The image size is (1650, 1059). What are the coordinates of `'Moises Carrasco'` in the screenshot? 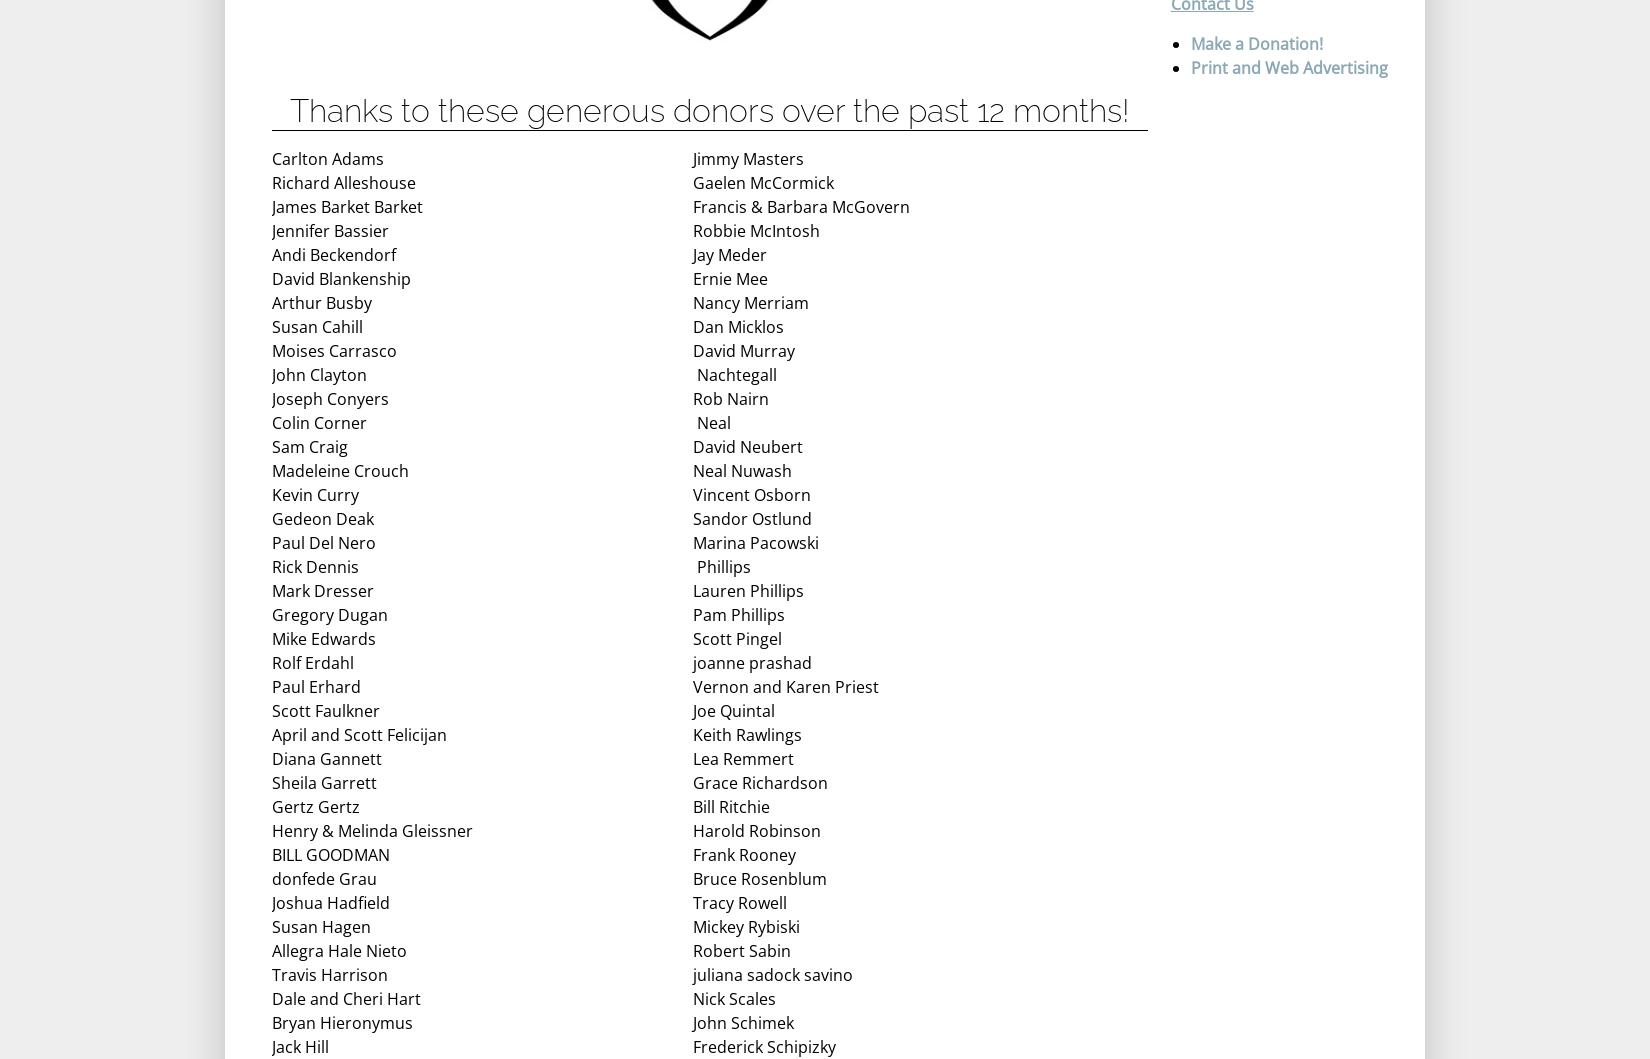 It's located at (334, 349).